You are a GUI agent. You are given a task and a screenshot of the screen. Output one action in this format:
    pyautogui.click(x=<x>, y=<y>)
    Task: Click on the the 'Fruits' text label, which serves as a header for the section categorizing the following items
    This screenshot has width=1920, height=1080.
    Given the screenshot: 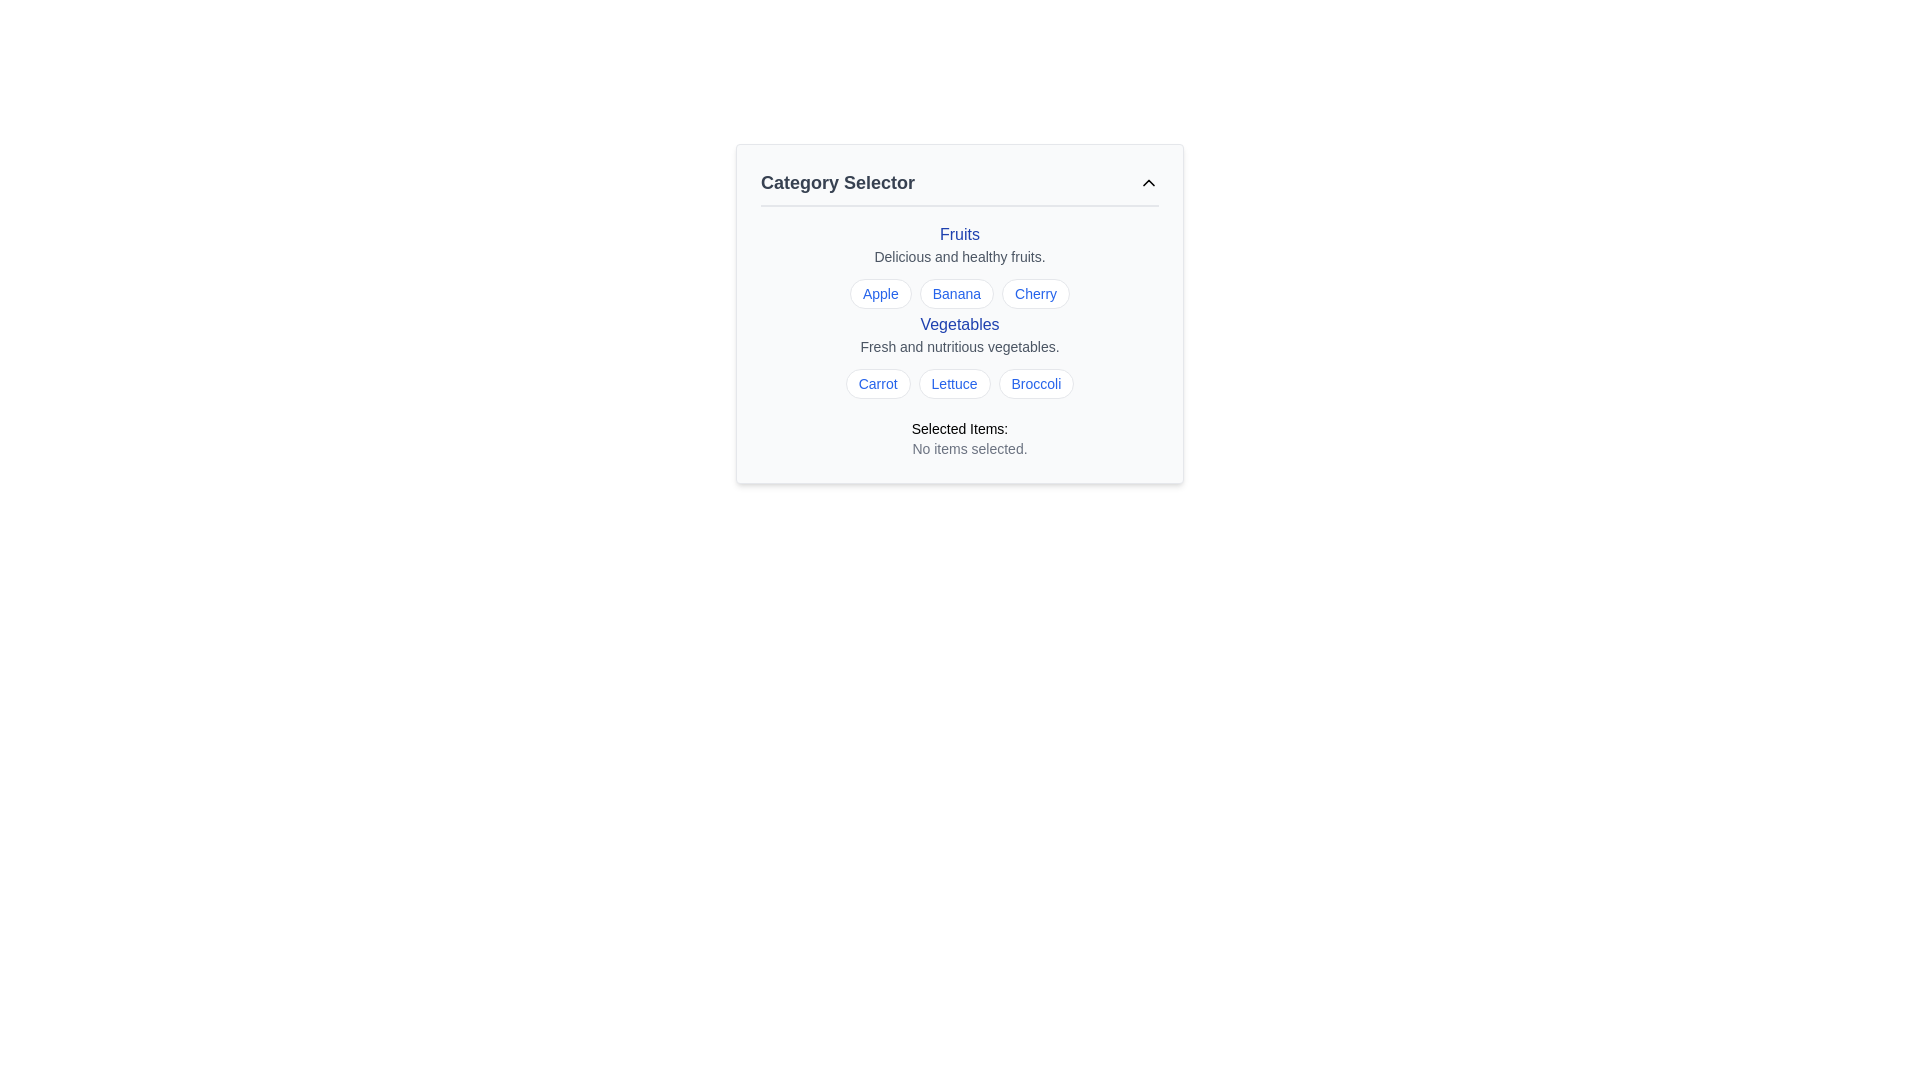 What is the action you would take?
    pyautogui.click(x=960, y=234)
    